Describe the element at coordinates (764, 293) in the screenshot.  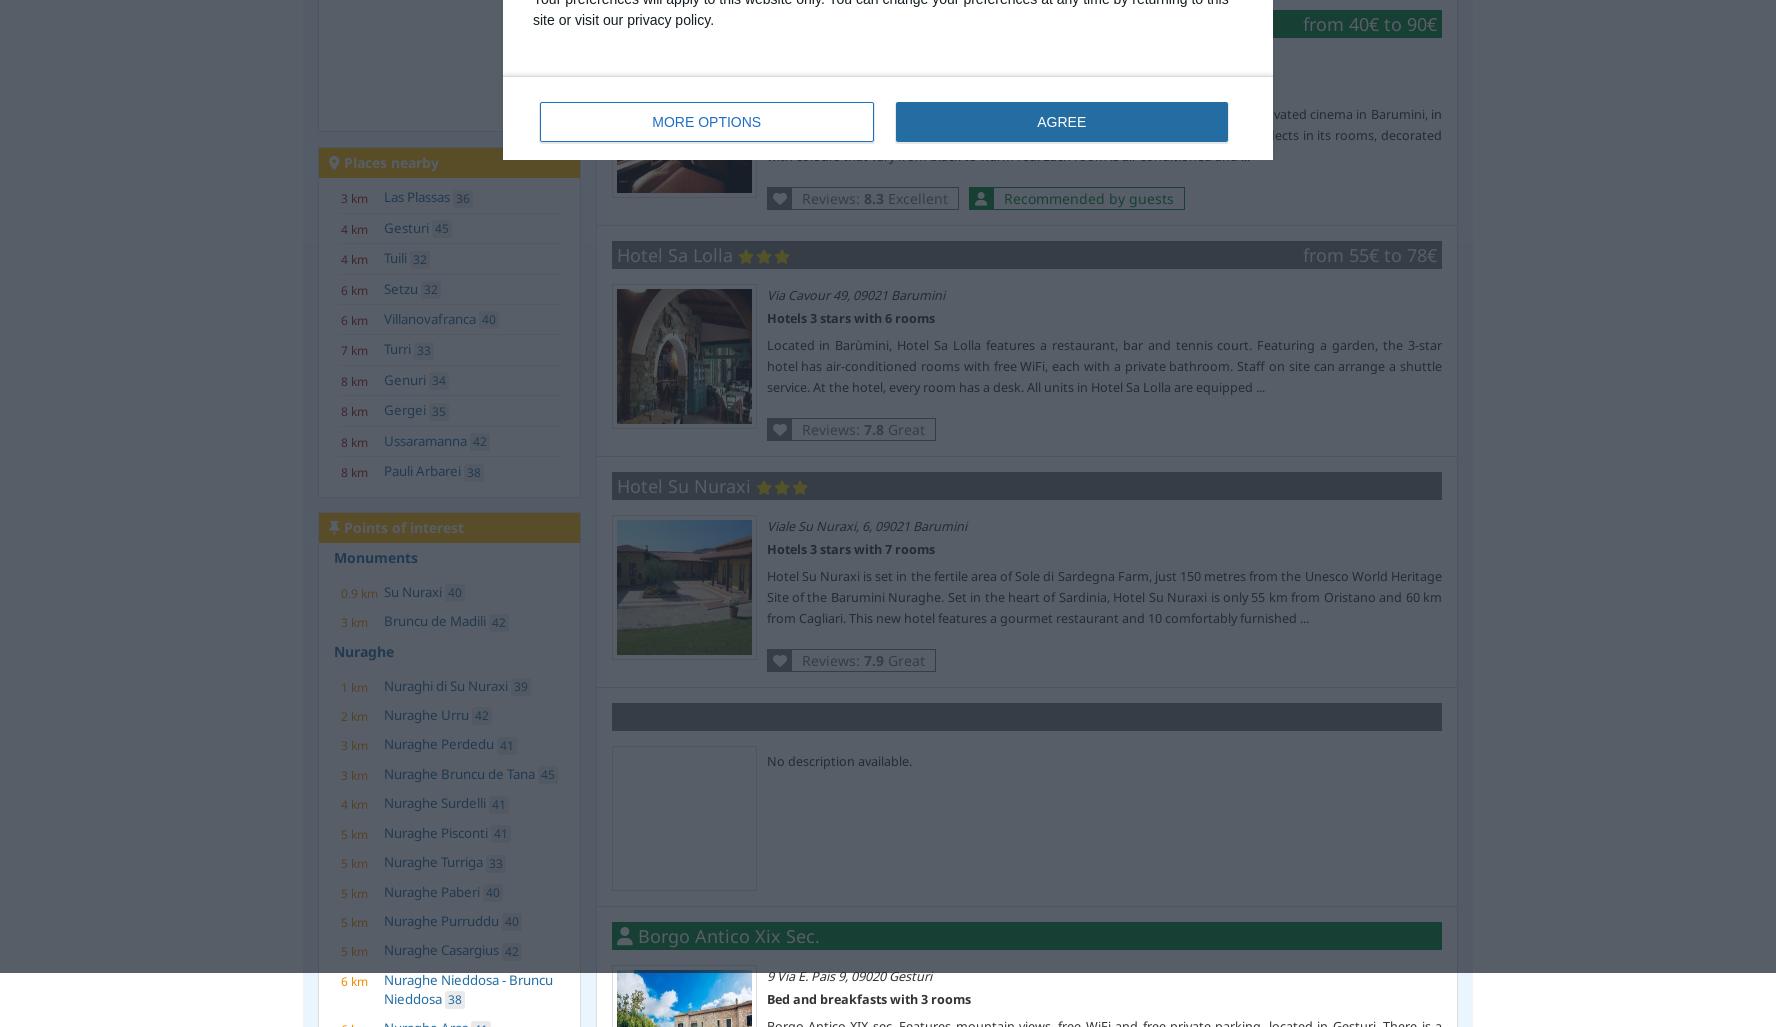
I see `'Via Cavour 49, 
09021 Barumini'` at that location.